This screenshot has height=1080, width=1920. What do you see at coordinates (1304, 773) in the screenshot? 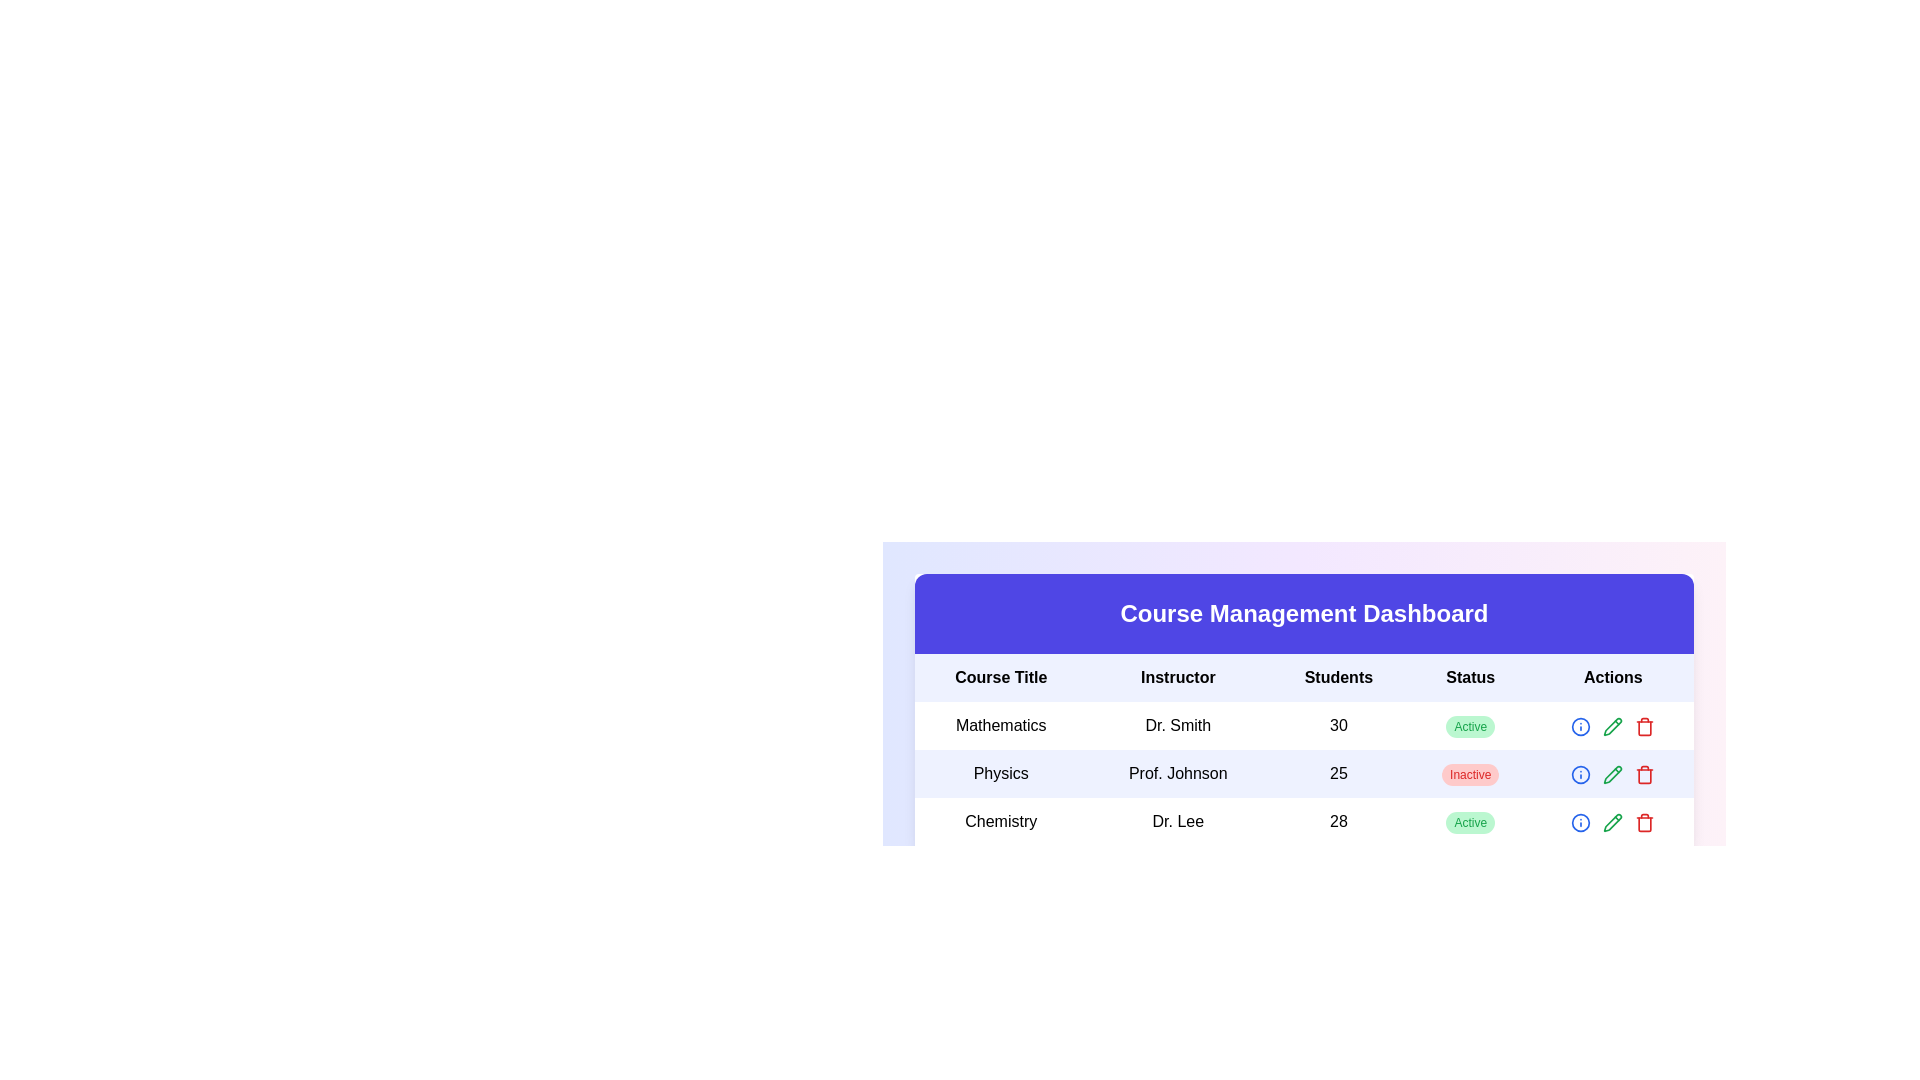
I see `second row of the course table displaying 'Physics', which includes the course name, instructor 'Prof. Johnson', student count '25', and status 'Inactive' highlighted in red` at bounding box center [1304, 773].